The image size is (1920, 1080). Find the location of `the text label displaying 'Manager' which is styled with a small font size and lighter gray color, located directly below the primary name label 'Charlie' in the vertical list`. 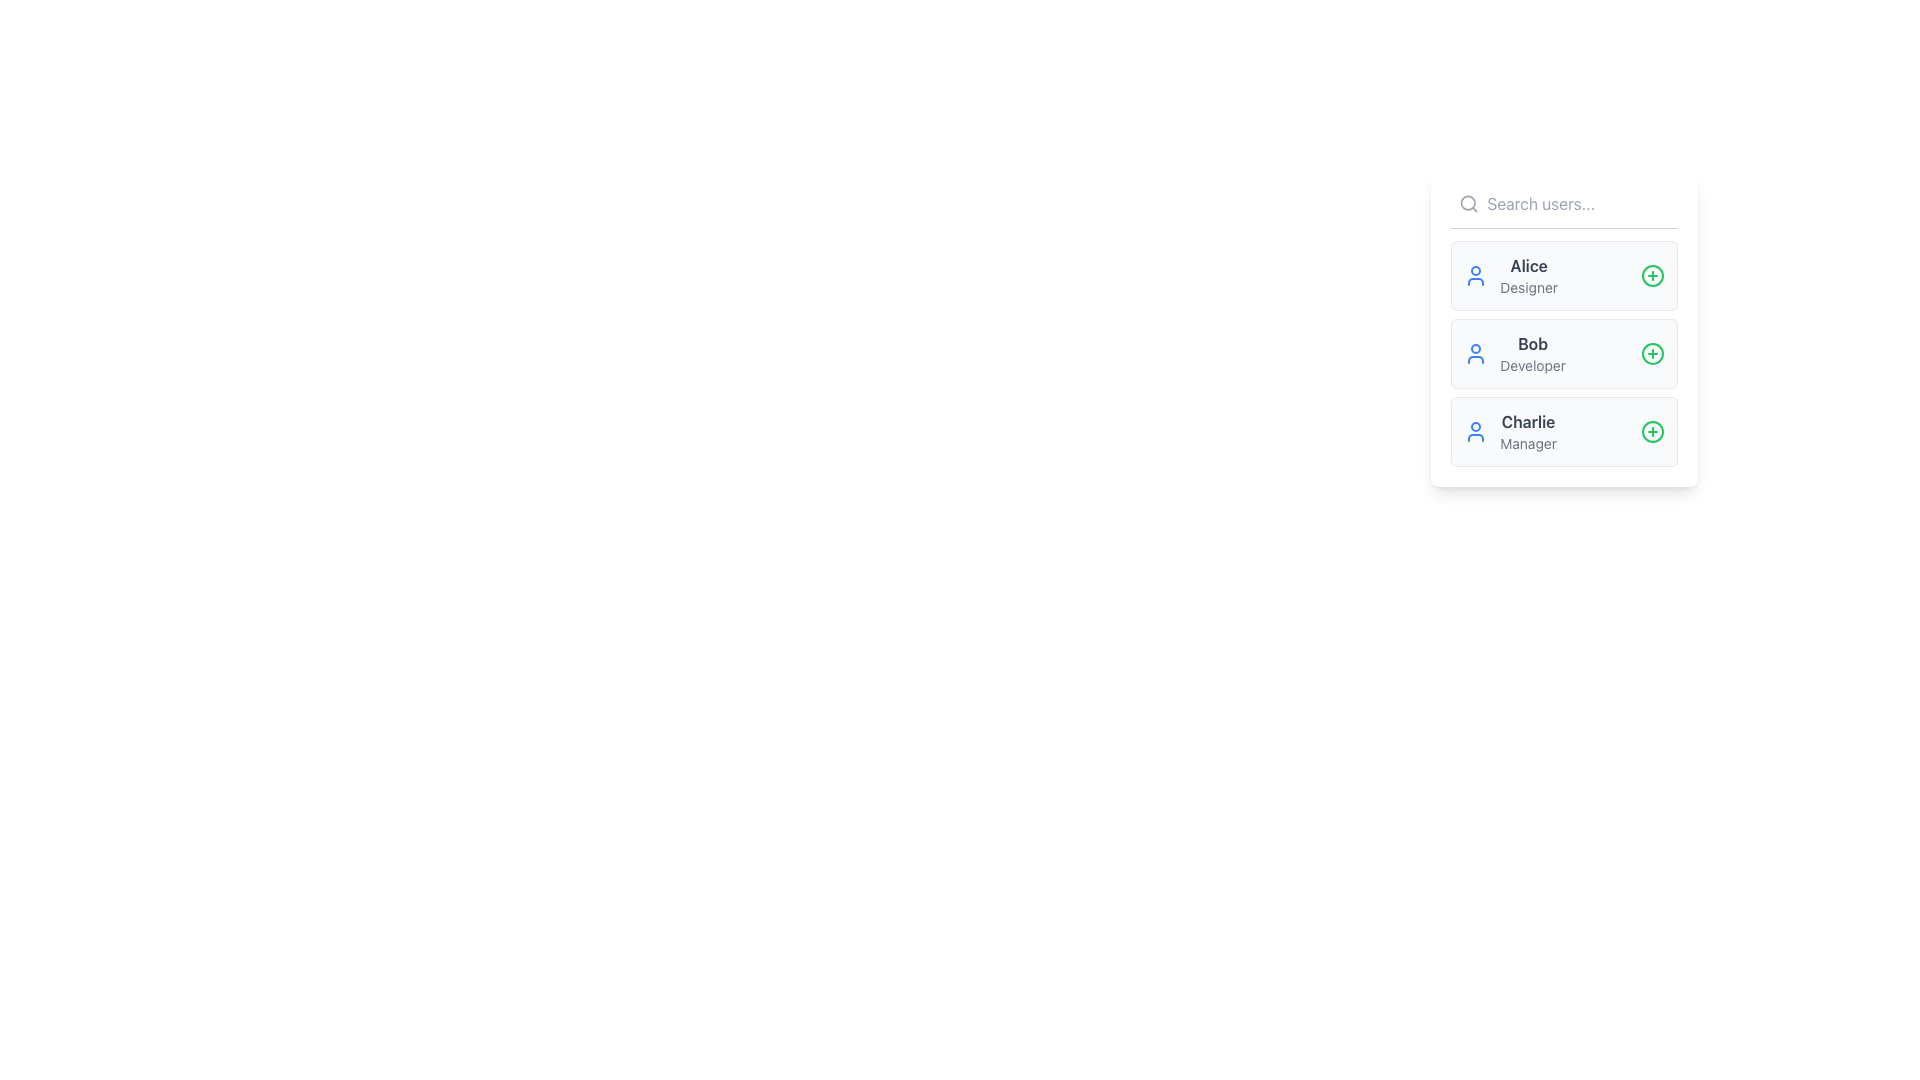

the text label displaying 'Manager' which is styled with a small font size and lighter gray color, located directly below the primary name label 'Charlie' in the vertical list is located at coordinates (1527, 442).